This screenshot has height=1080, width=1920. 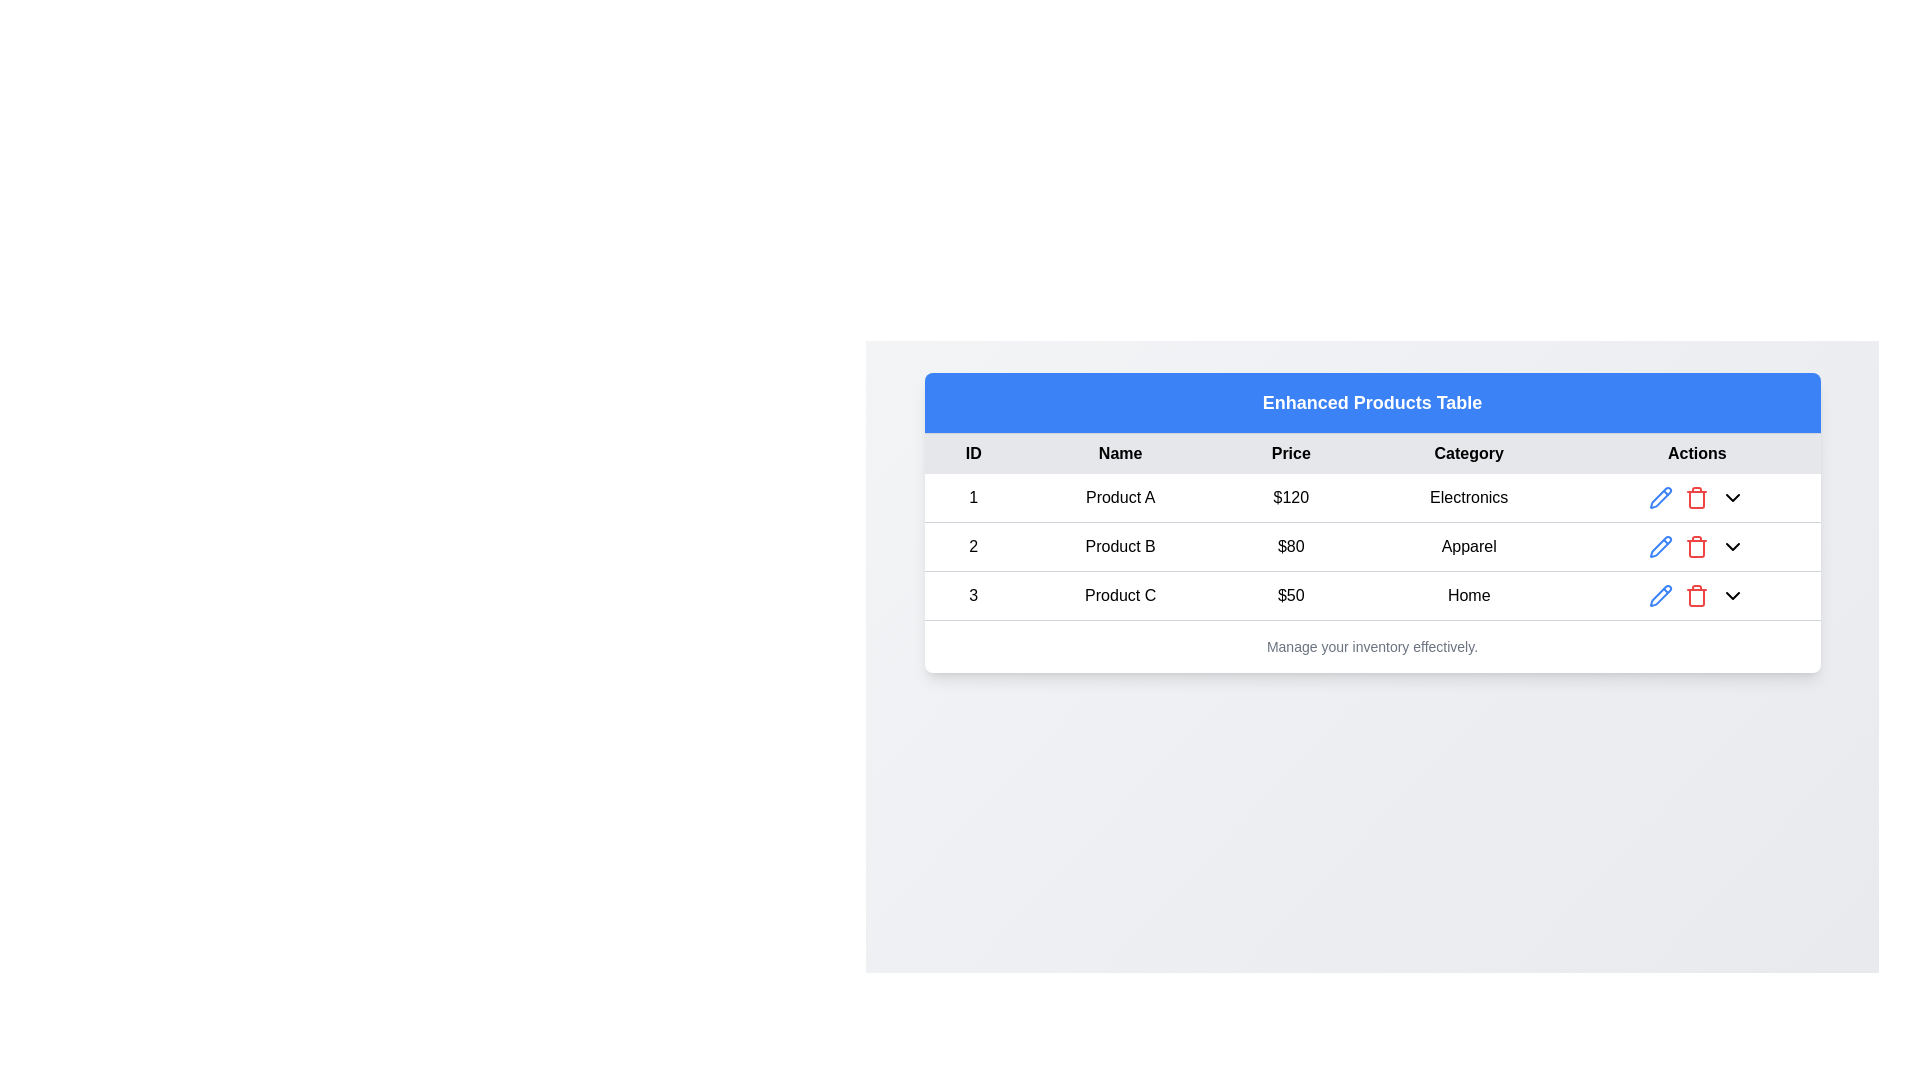 I want to click on the text label that uniquely identifies the ID of 'Product B' in the second row of the table, so click(x=973, y=547).